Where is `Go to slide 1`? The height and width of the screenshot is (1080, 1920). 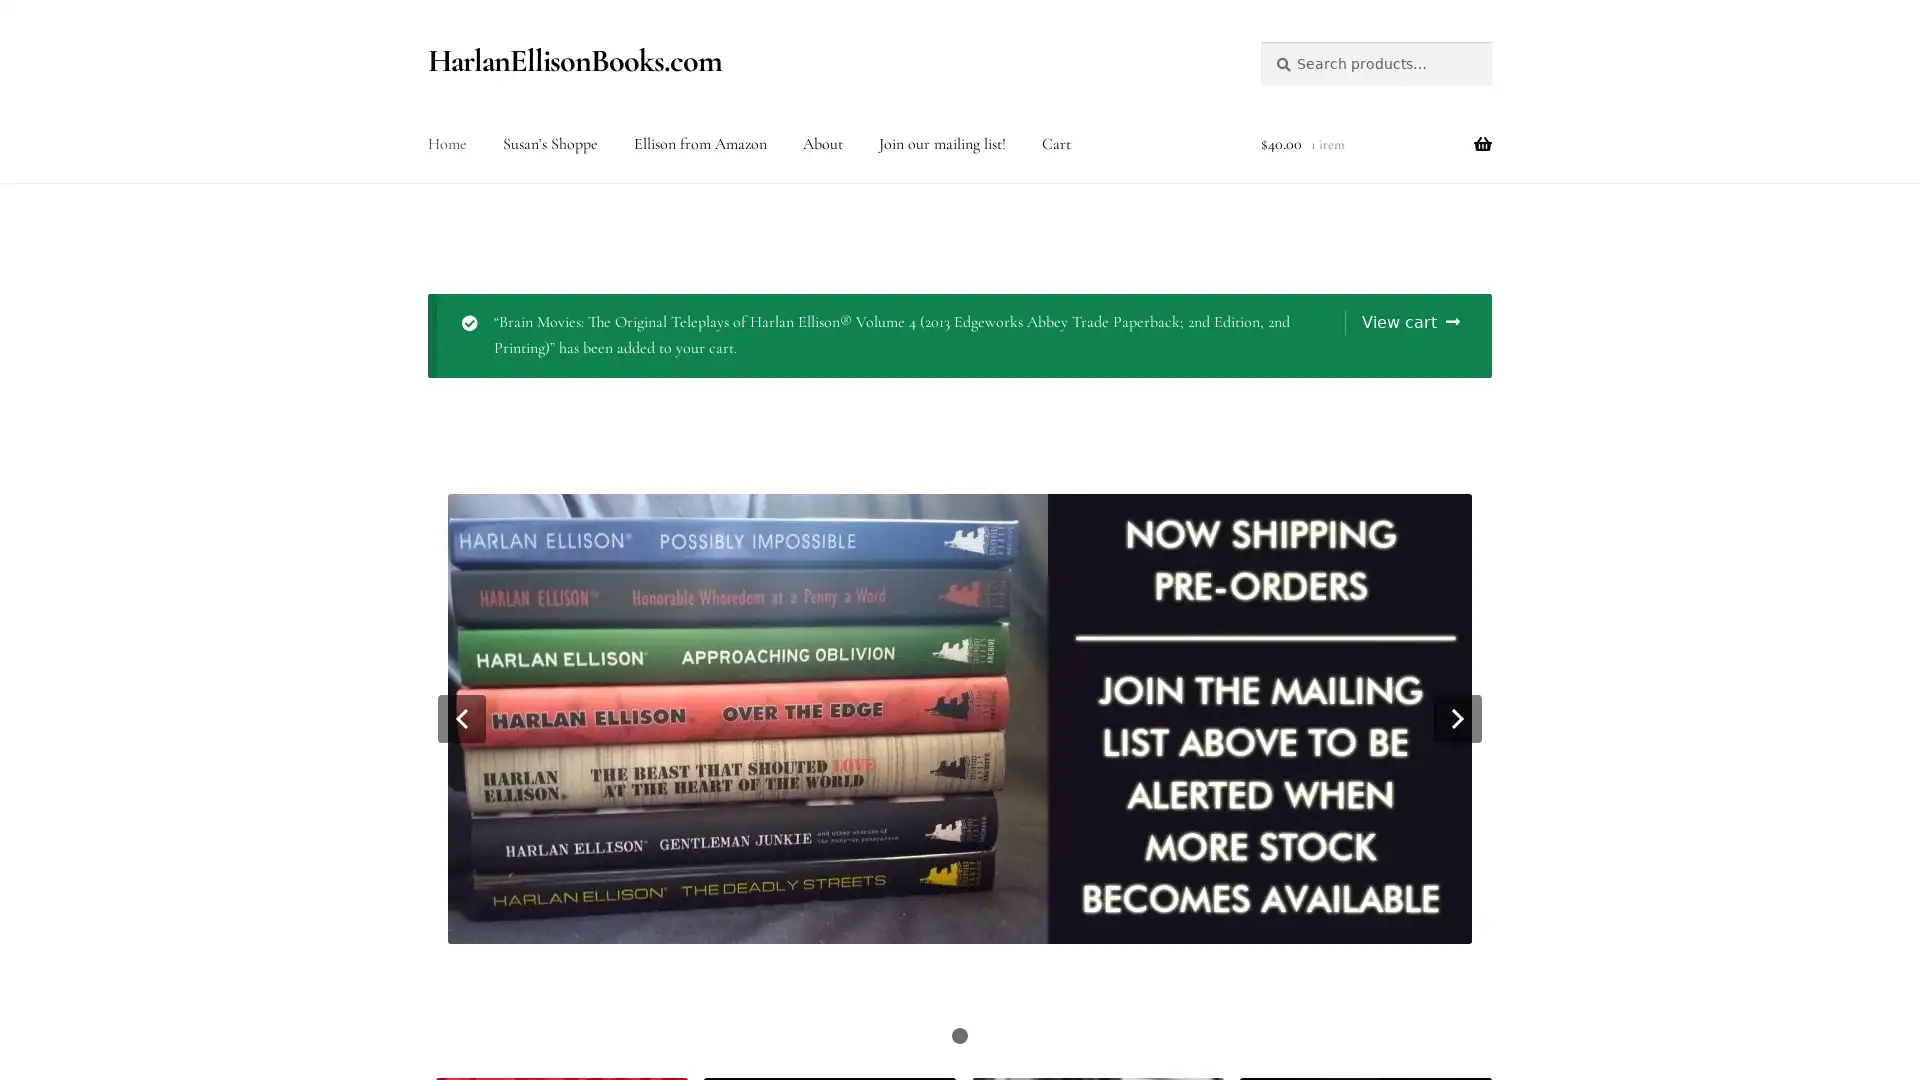
Go to slide 1 is located at coordinates (960, 1034).